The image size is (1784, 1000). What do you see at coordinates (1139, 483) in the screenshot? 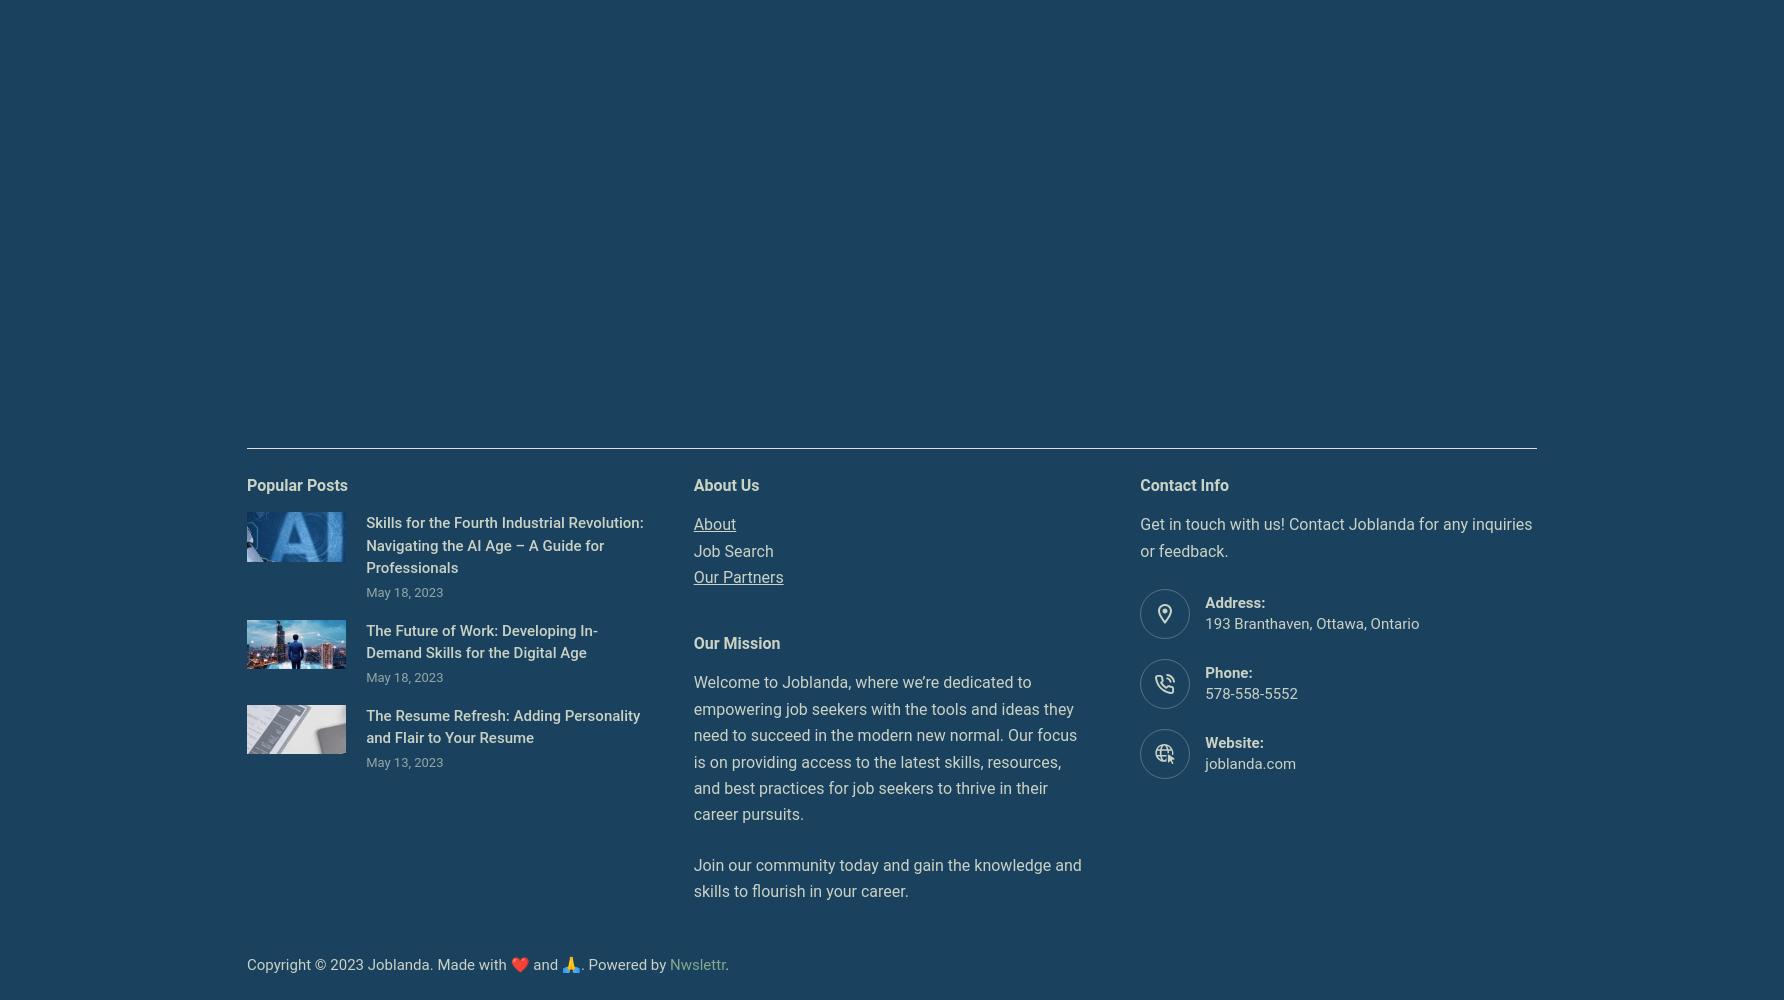
I see `'Contact Info'` at bounding box center [1139, 483].